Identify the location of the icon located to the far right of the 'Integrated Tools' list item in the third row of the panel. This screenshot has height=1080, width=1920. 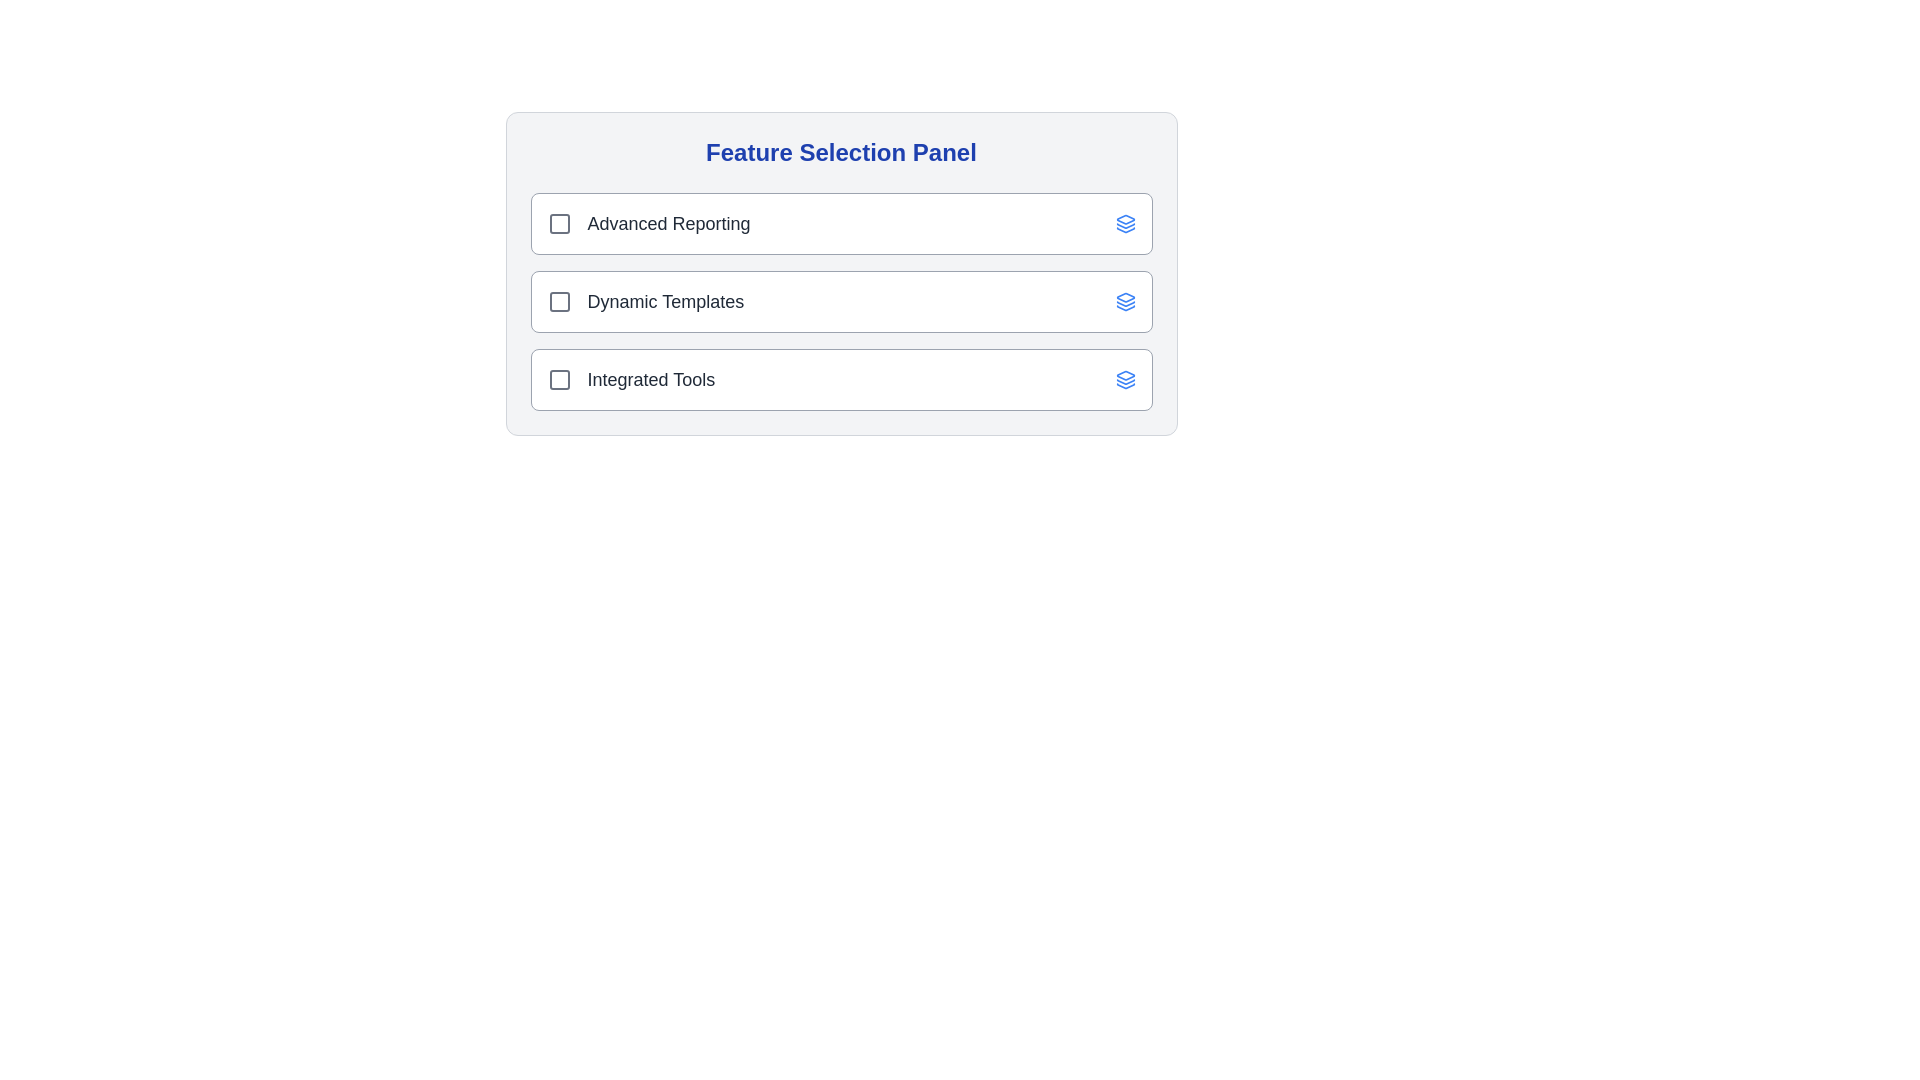
(1125, 380).